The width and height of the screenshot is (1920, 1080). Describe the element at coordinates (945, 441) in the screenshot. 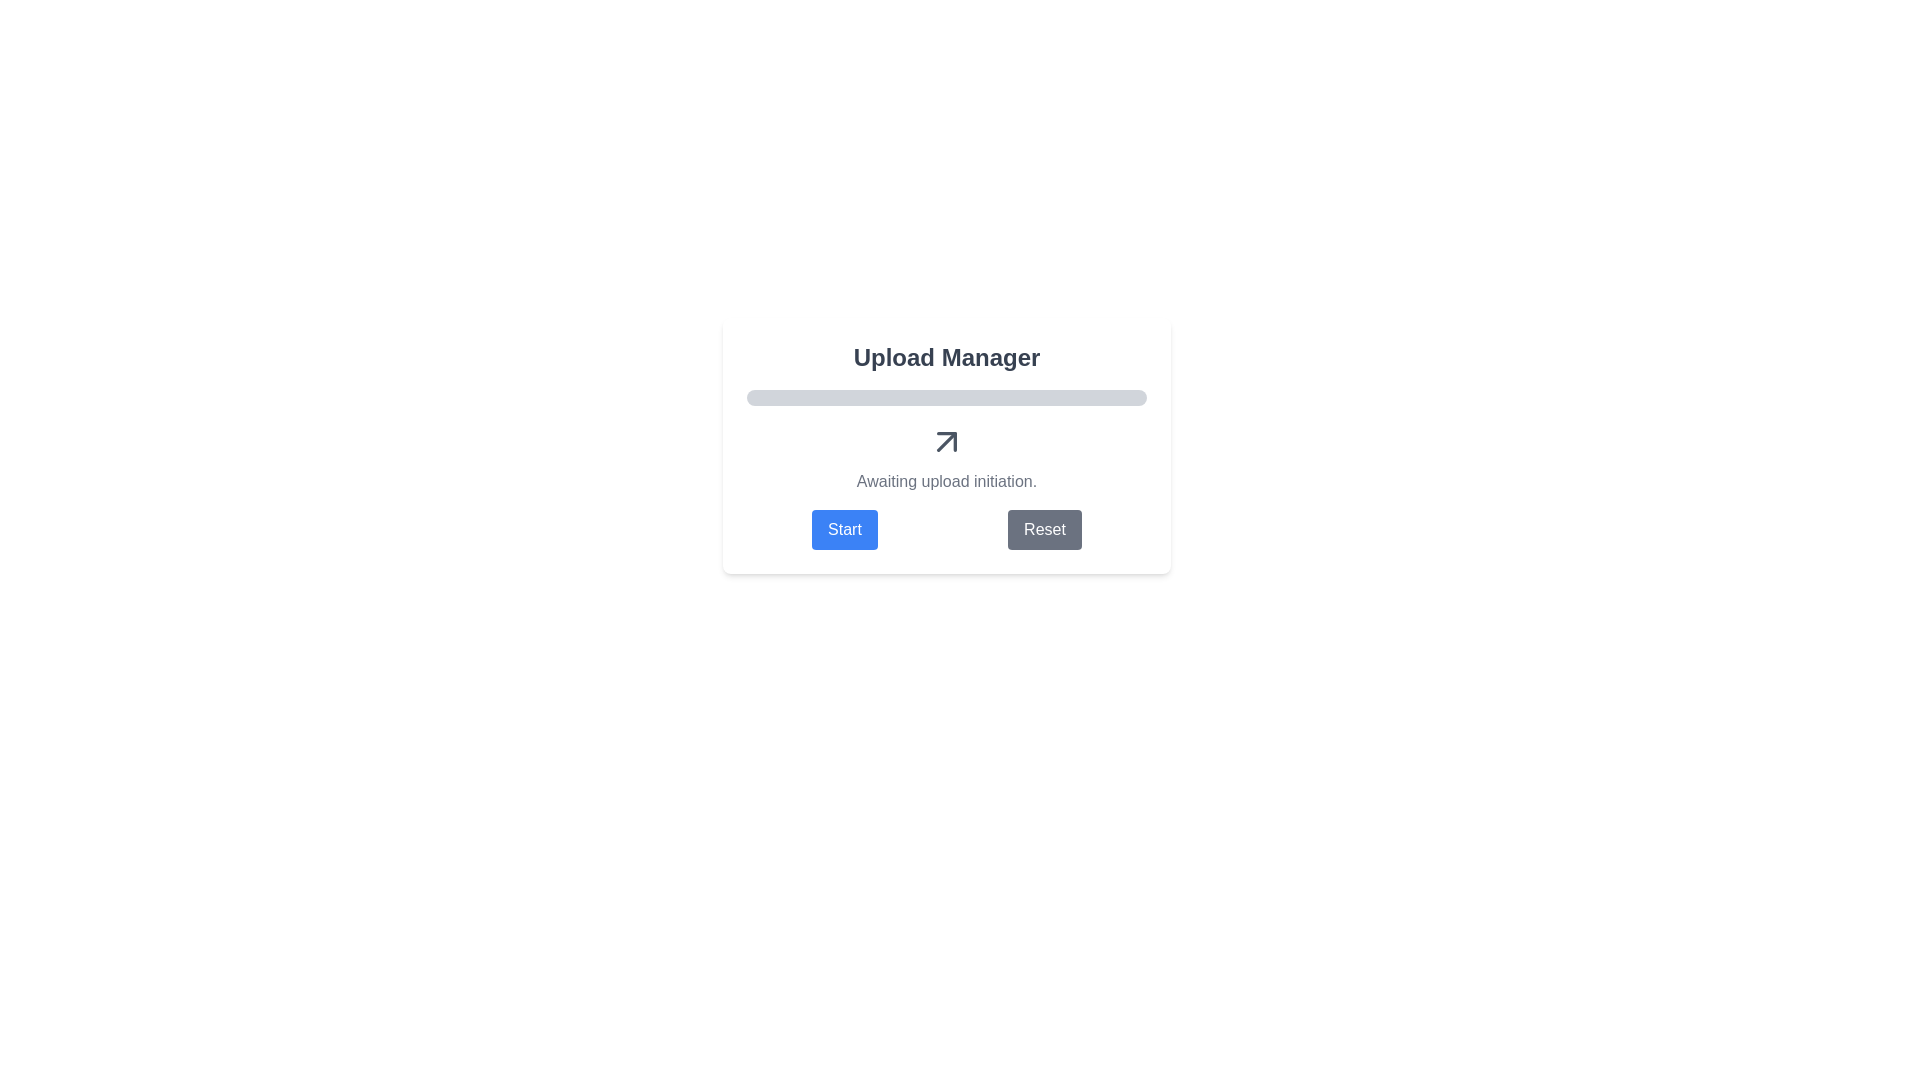

I see `the SVG-based arrow icon located centrally in the interface, which is a minimalist gray arrow pointing diagonally upwards and to the right` at that location.